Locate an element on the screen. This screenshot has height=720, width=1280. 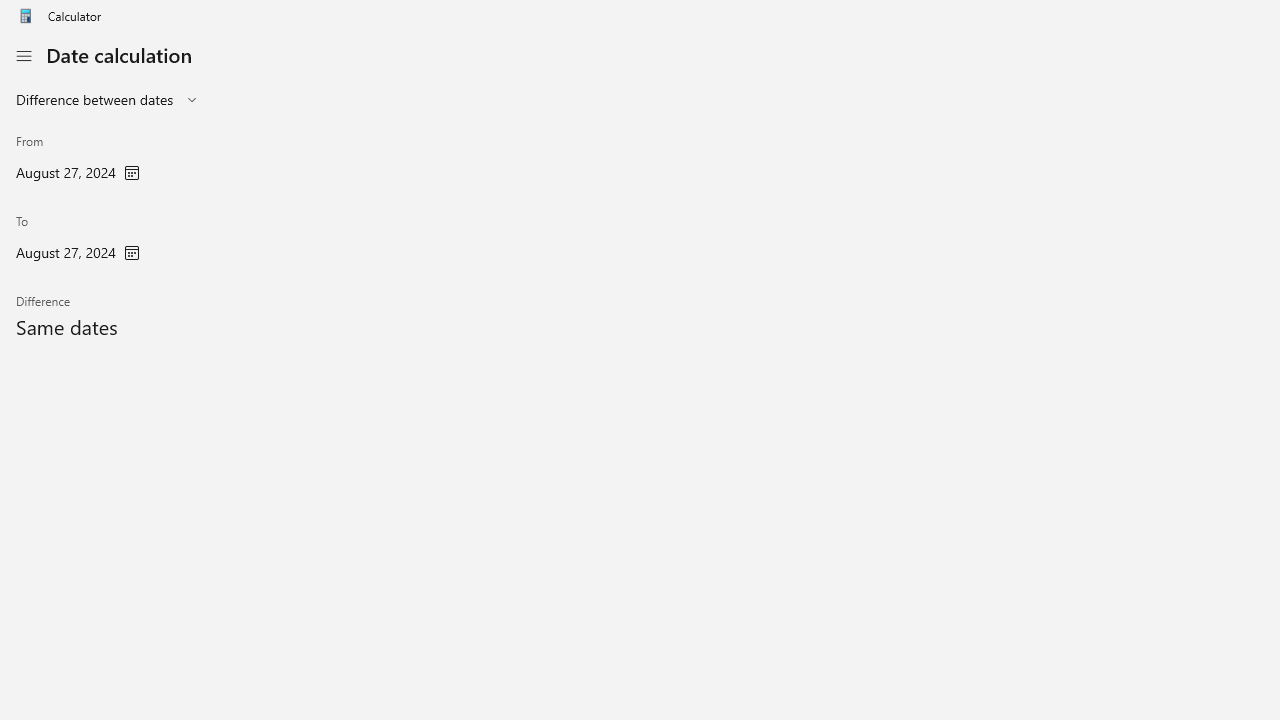
'From' is located at coordinates (78, 159).